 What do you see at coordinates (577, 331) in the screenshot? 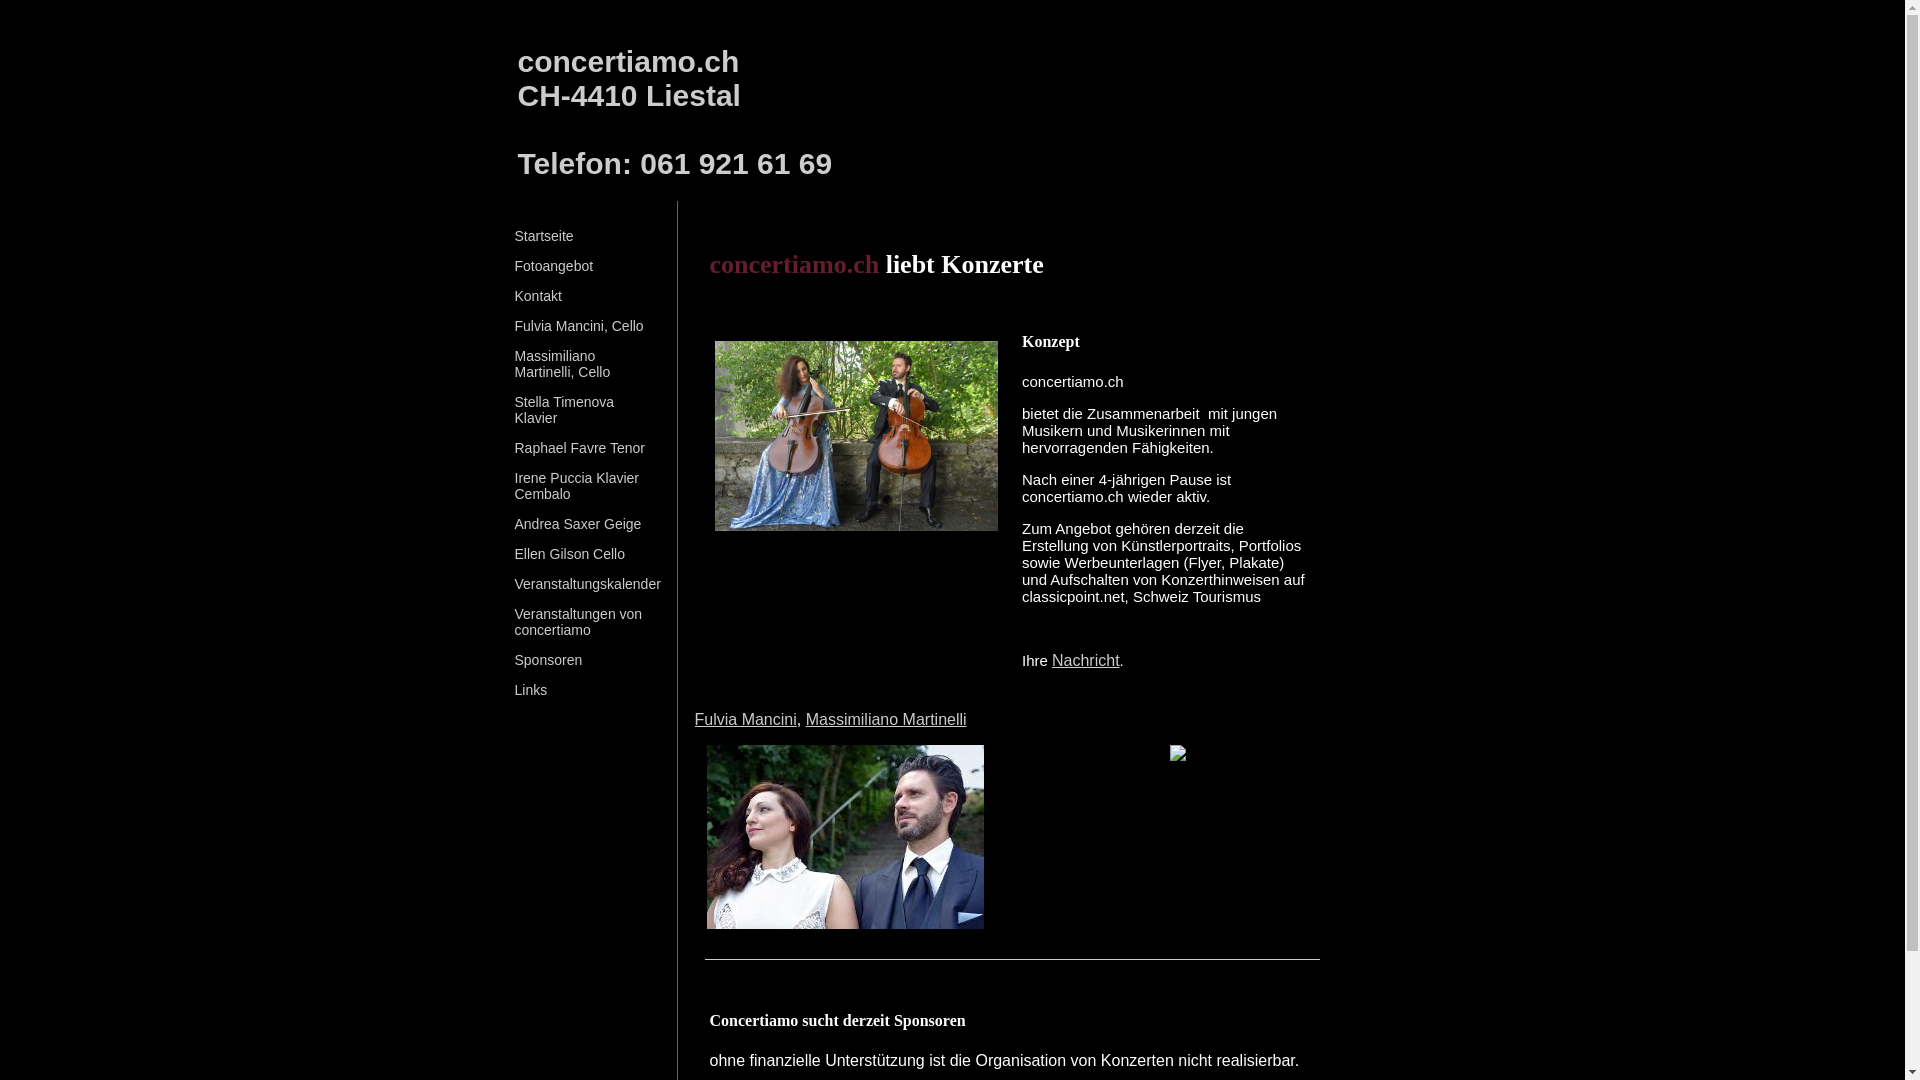
I see `'Fulvia Mancini, Cello'` at bounding box center [577, 331].